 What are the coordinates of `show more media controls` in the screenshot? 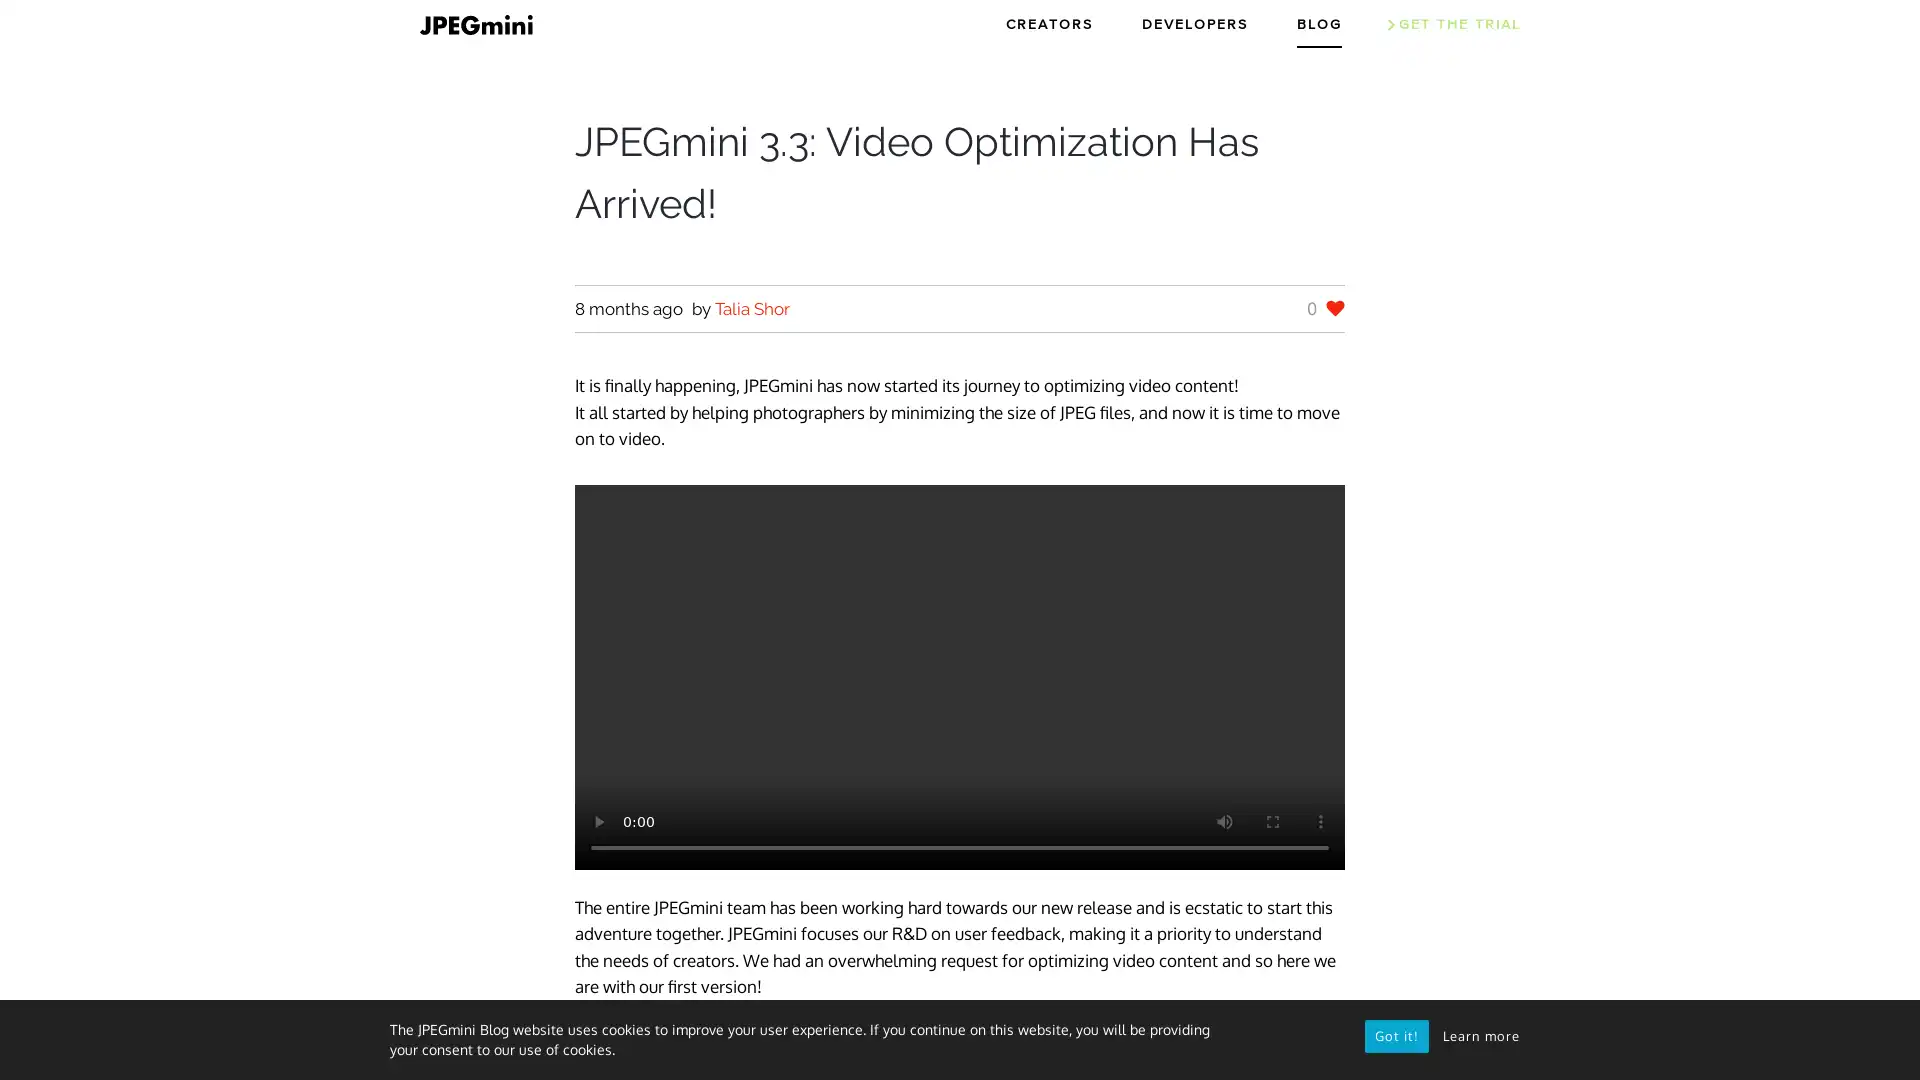 It's located at (1320, 821).